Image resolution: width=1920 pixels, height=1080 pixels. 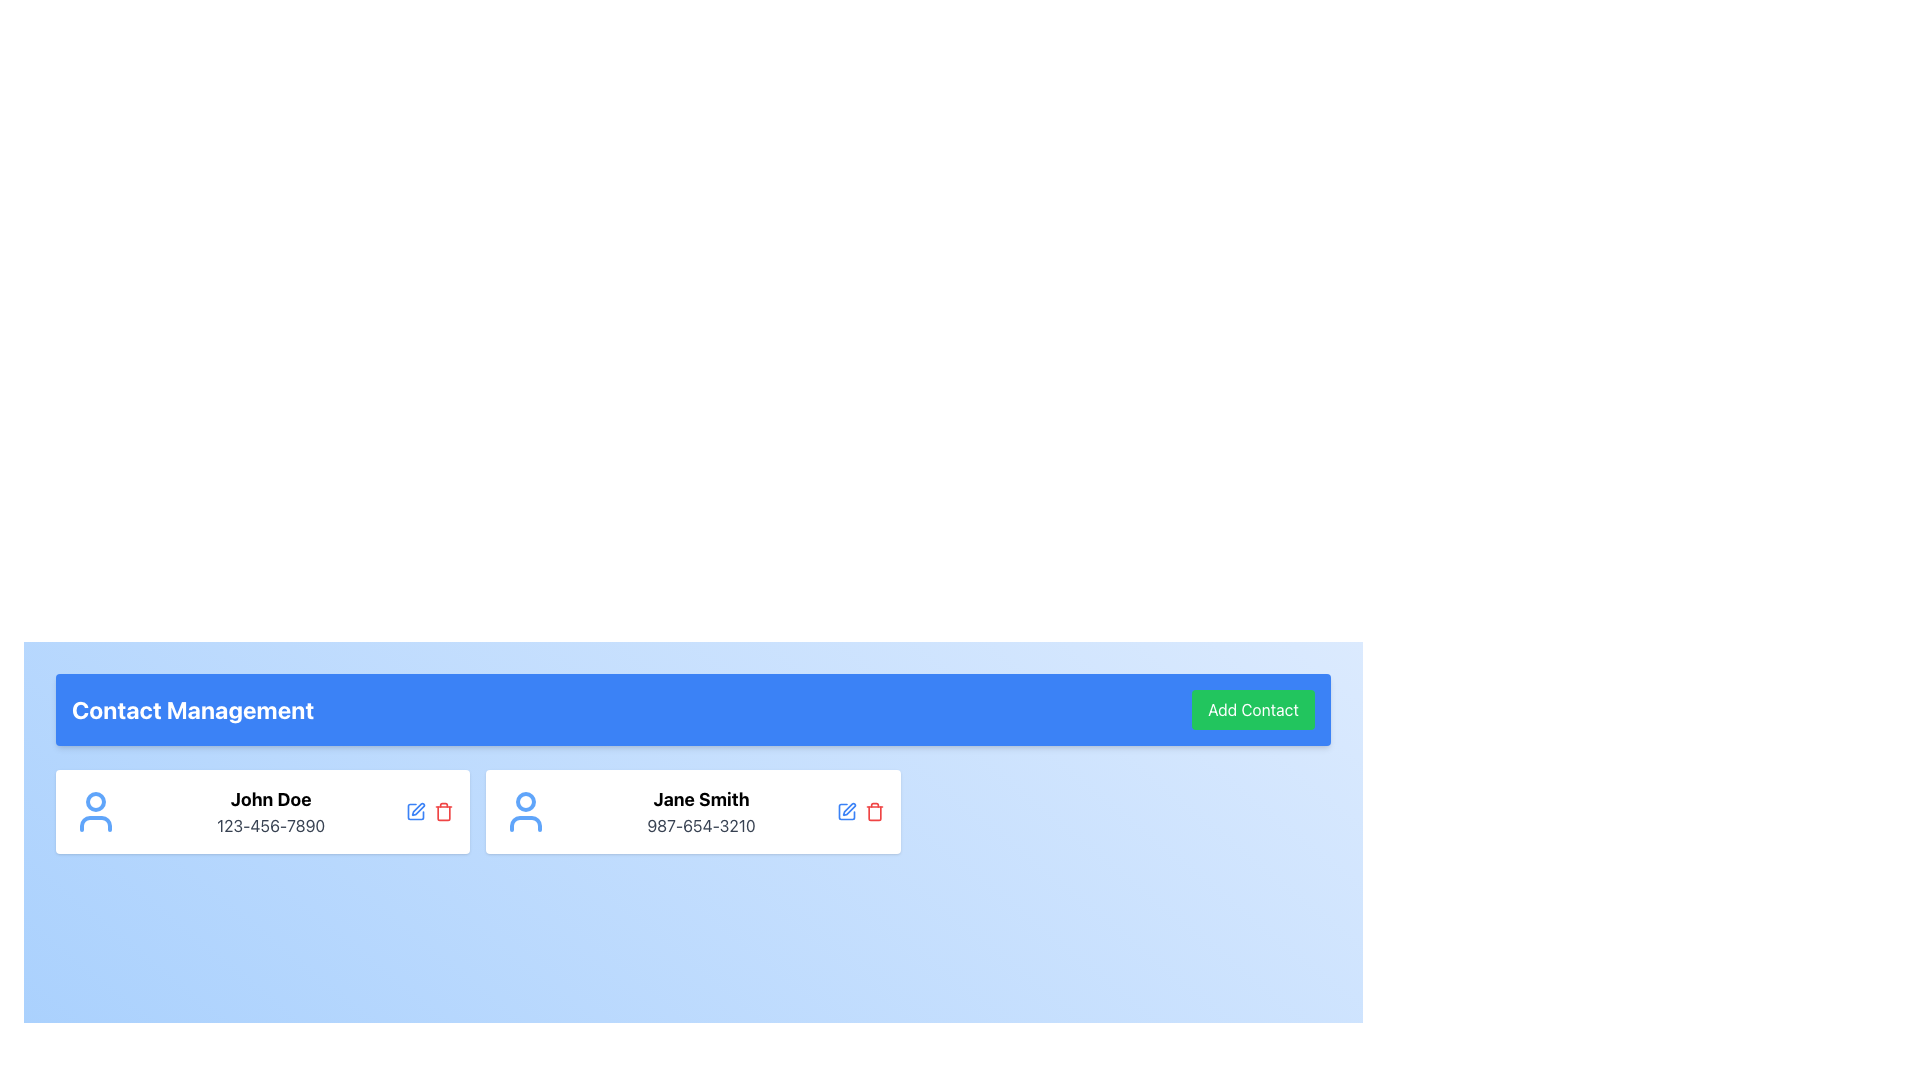 What do you see at coordinates (874, 812) in the screenshot?
I see `the red trash can icon in the 'Contact Management' section associated with the contact 'Jane Smith'` at bounding box center [874, 812].